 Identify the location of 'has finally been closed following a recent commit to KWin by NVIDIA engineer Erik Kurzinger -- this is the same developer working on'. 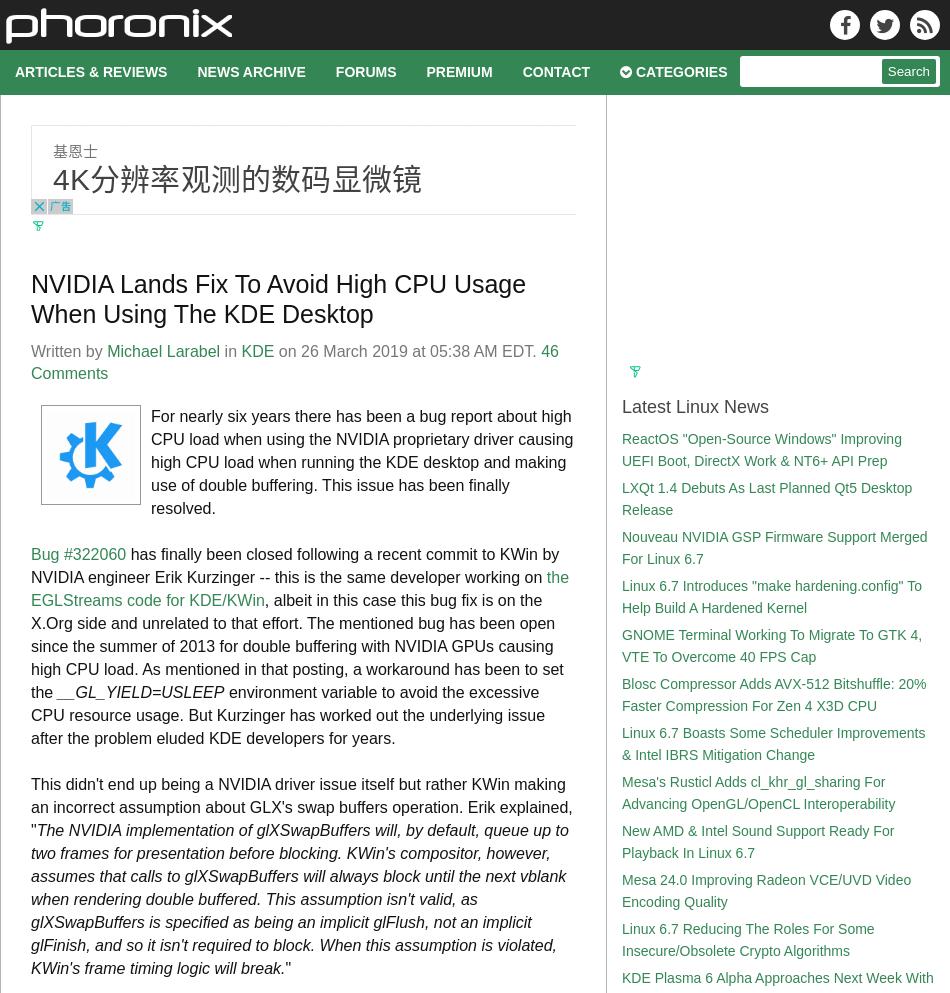
(30, 565).